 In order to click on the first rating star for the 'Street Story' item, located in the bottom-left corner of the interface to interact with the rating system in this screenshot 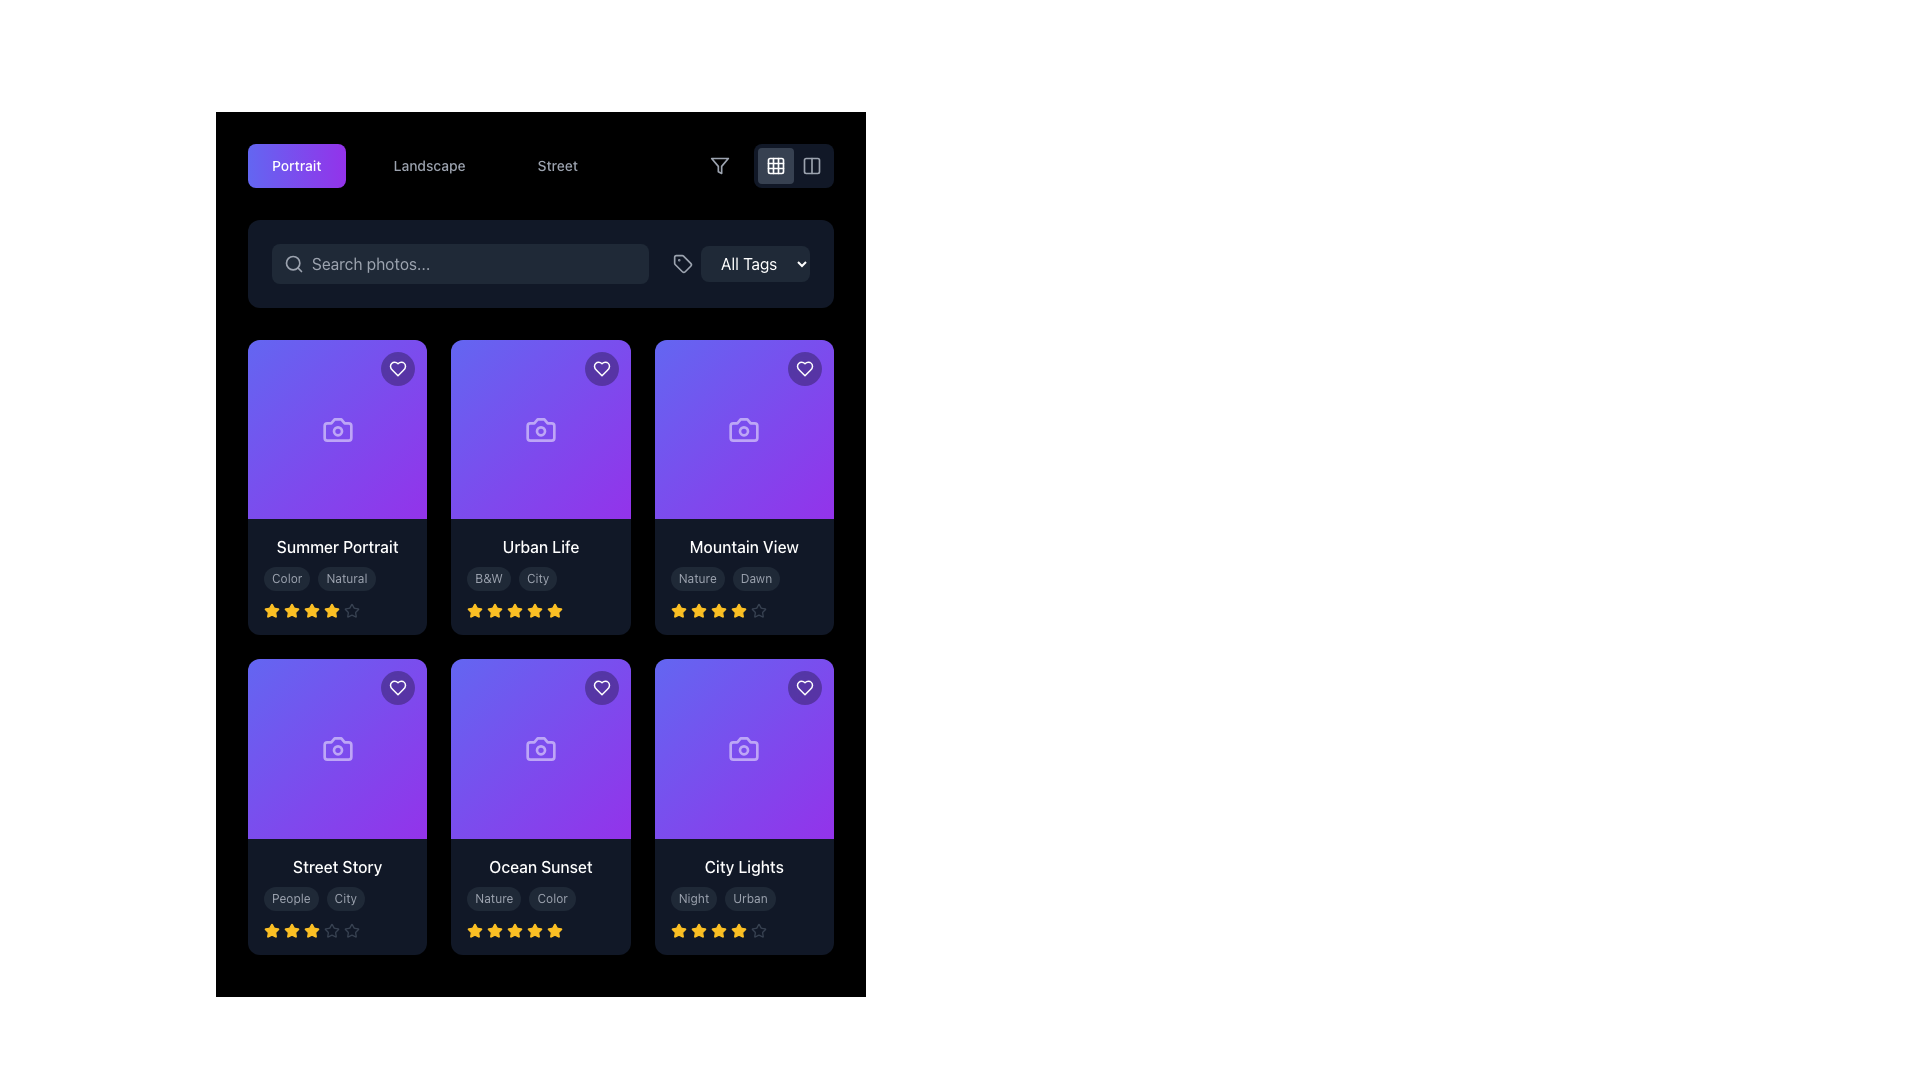, I will do `click(291, 930)`.